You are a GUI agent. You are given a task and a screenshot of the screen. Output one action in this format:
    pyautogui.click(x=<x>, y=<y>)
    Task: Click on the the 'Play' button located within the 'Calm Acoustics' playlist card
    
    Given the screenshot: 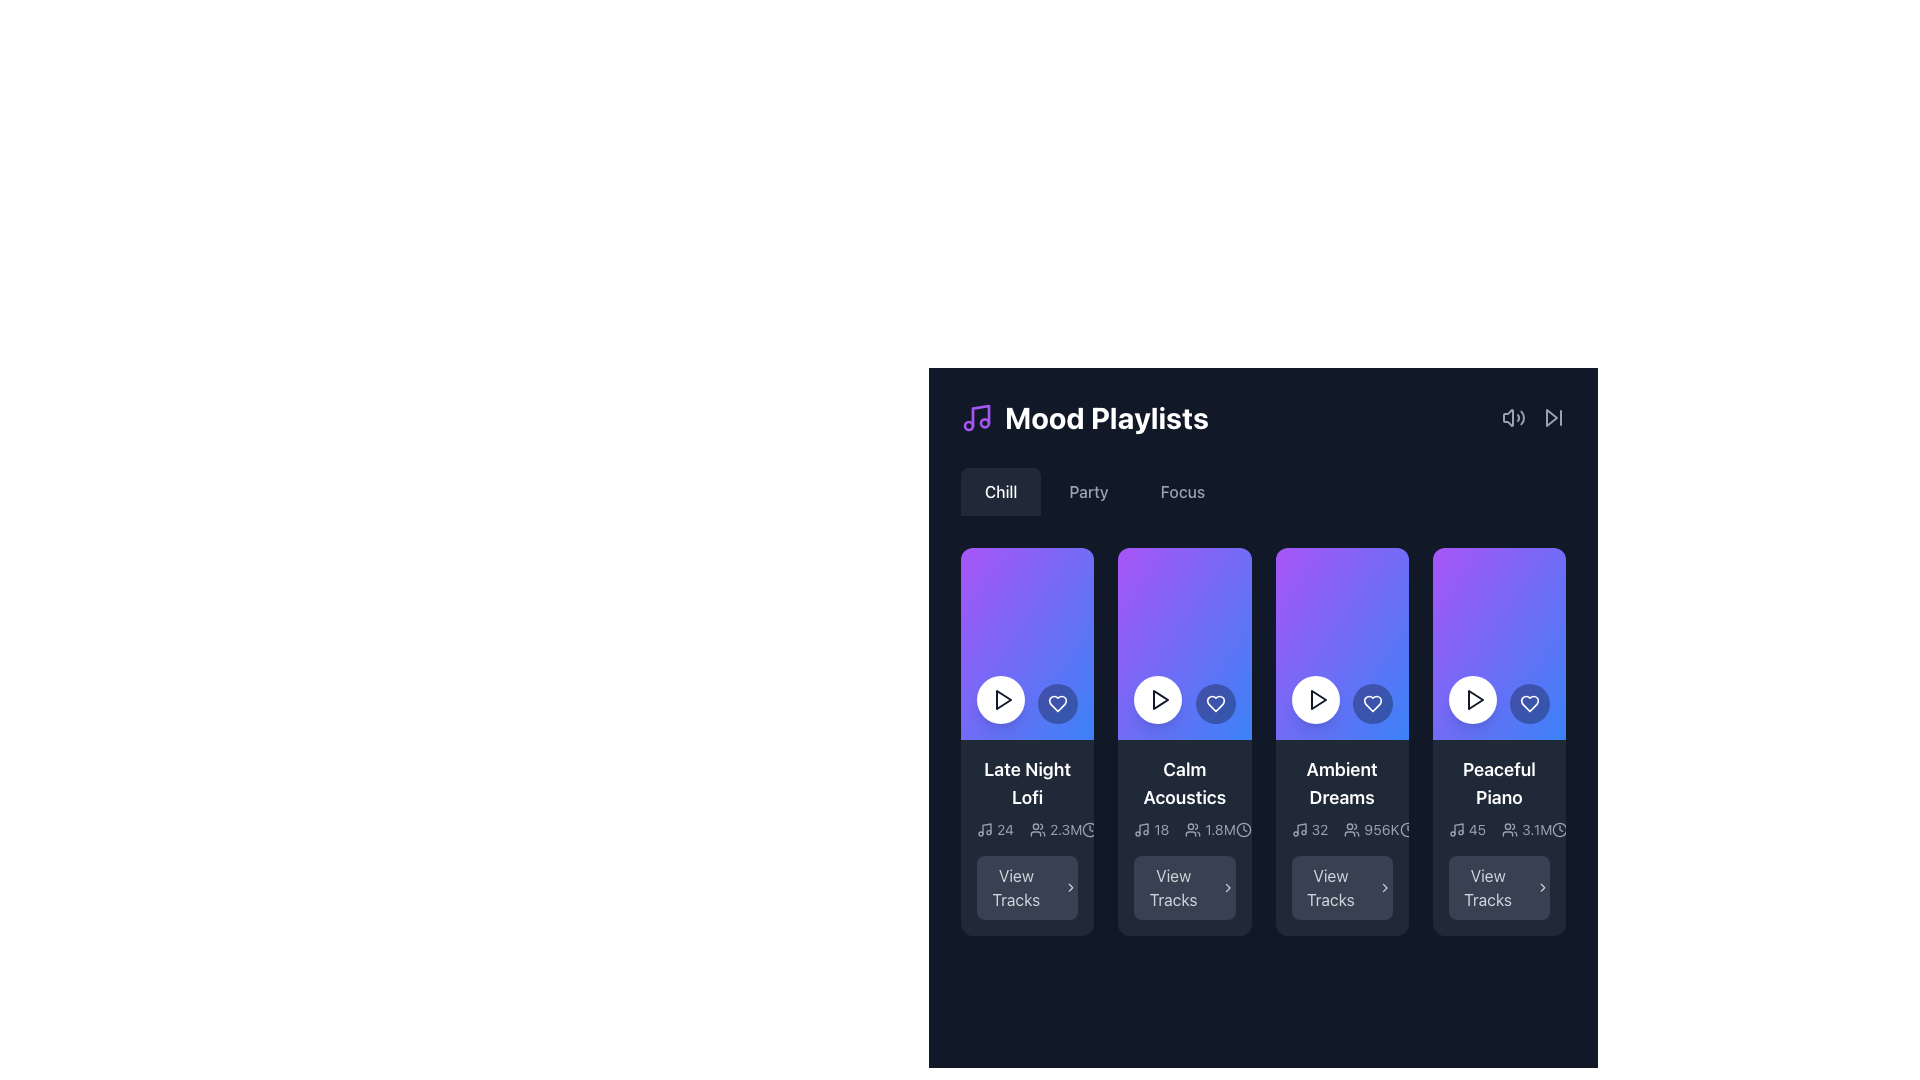 What is the action you would take?
    pyautogui.click(x=1158, y=698)
    